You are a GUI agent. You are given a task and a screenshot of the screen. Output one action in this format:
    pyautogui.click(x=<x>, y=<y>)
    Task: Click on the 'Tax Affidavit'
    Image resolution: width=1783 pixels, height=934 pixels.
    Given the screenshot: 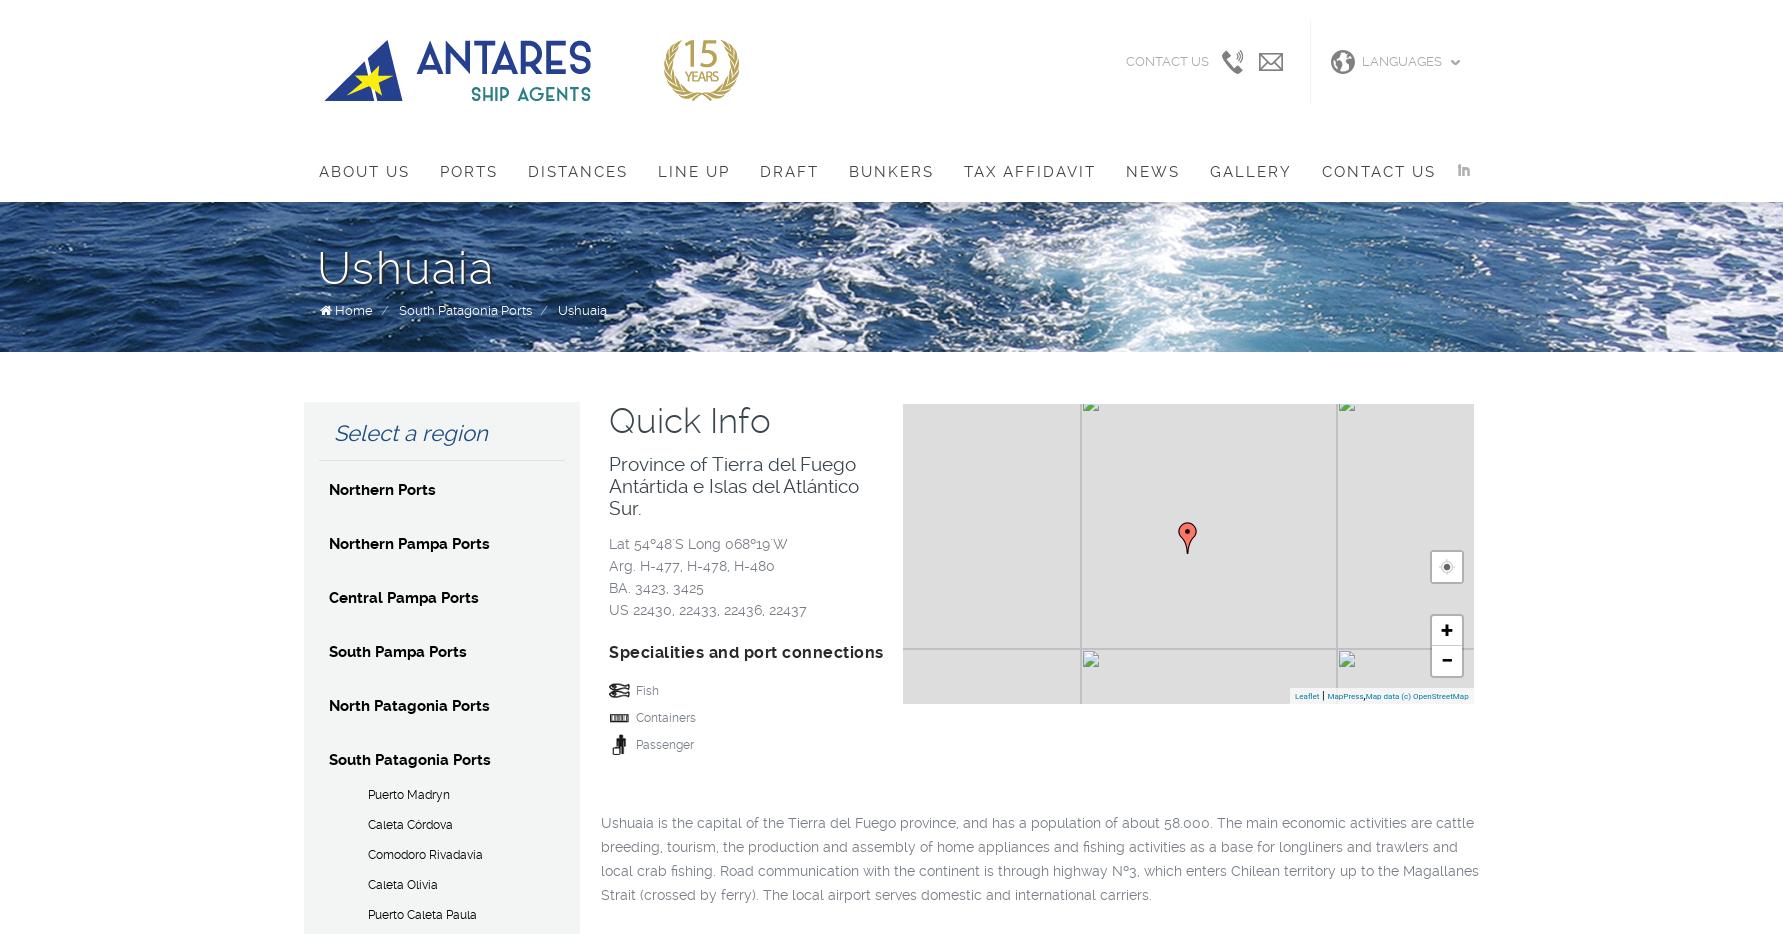 What is the action you would take?
    pyautogui.click(x=961, y=172)
    